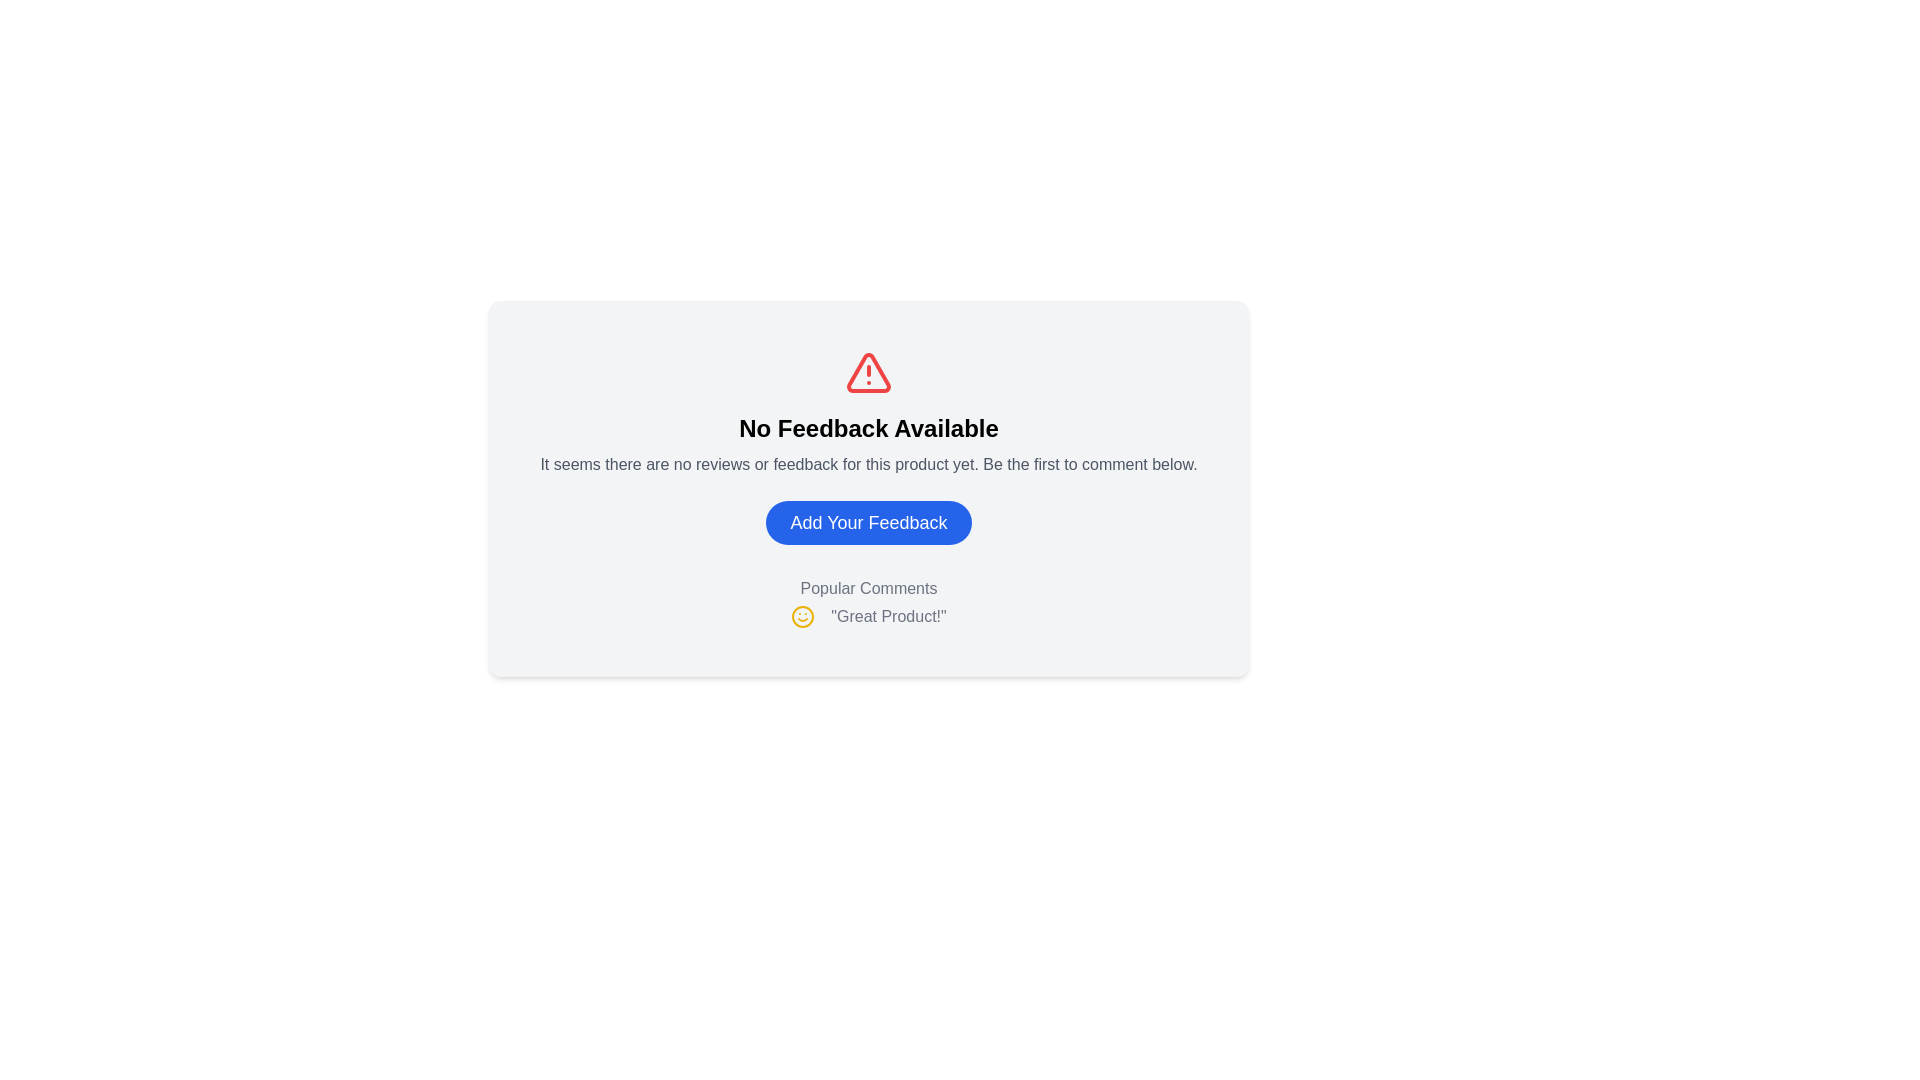 This screenshot has width=1920, height=1080. Describe the element at coordinates (868, 588) in the screenshot. I see `the text label displaying 'Popular Comments', which is styled with a gray font on a light background and is positioned at the top of the comments section` at that location.